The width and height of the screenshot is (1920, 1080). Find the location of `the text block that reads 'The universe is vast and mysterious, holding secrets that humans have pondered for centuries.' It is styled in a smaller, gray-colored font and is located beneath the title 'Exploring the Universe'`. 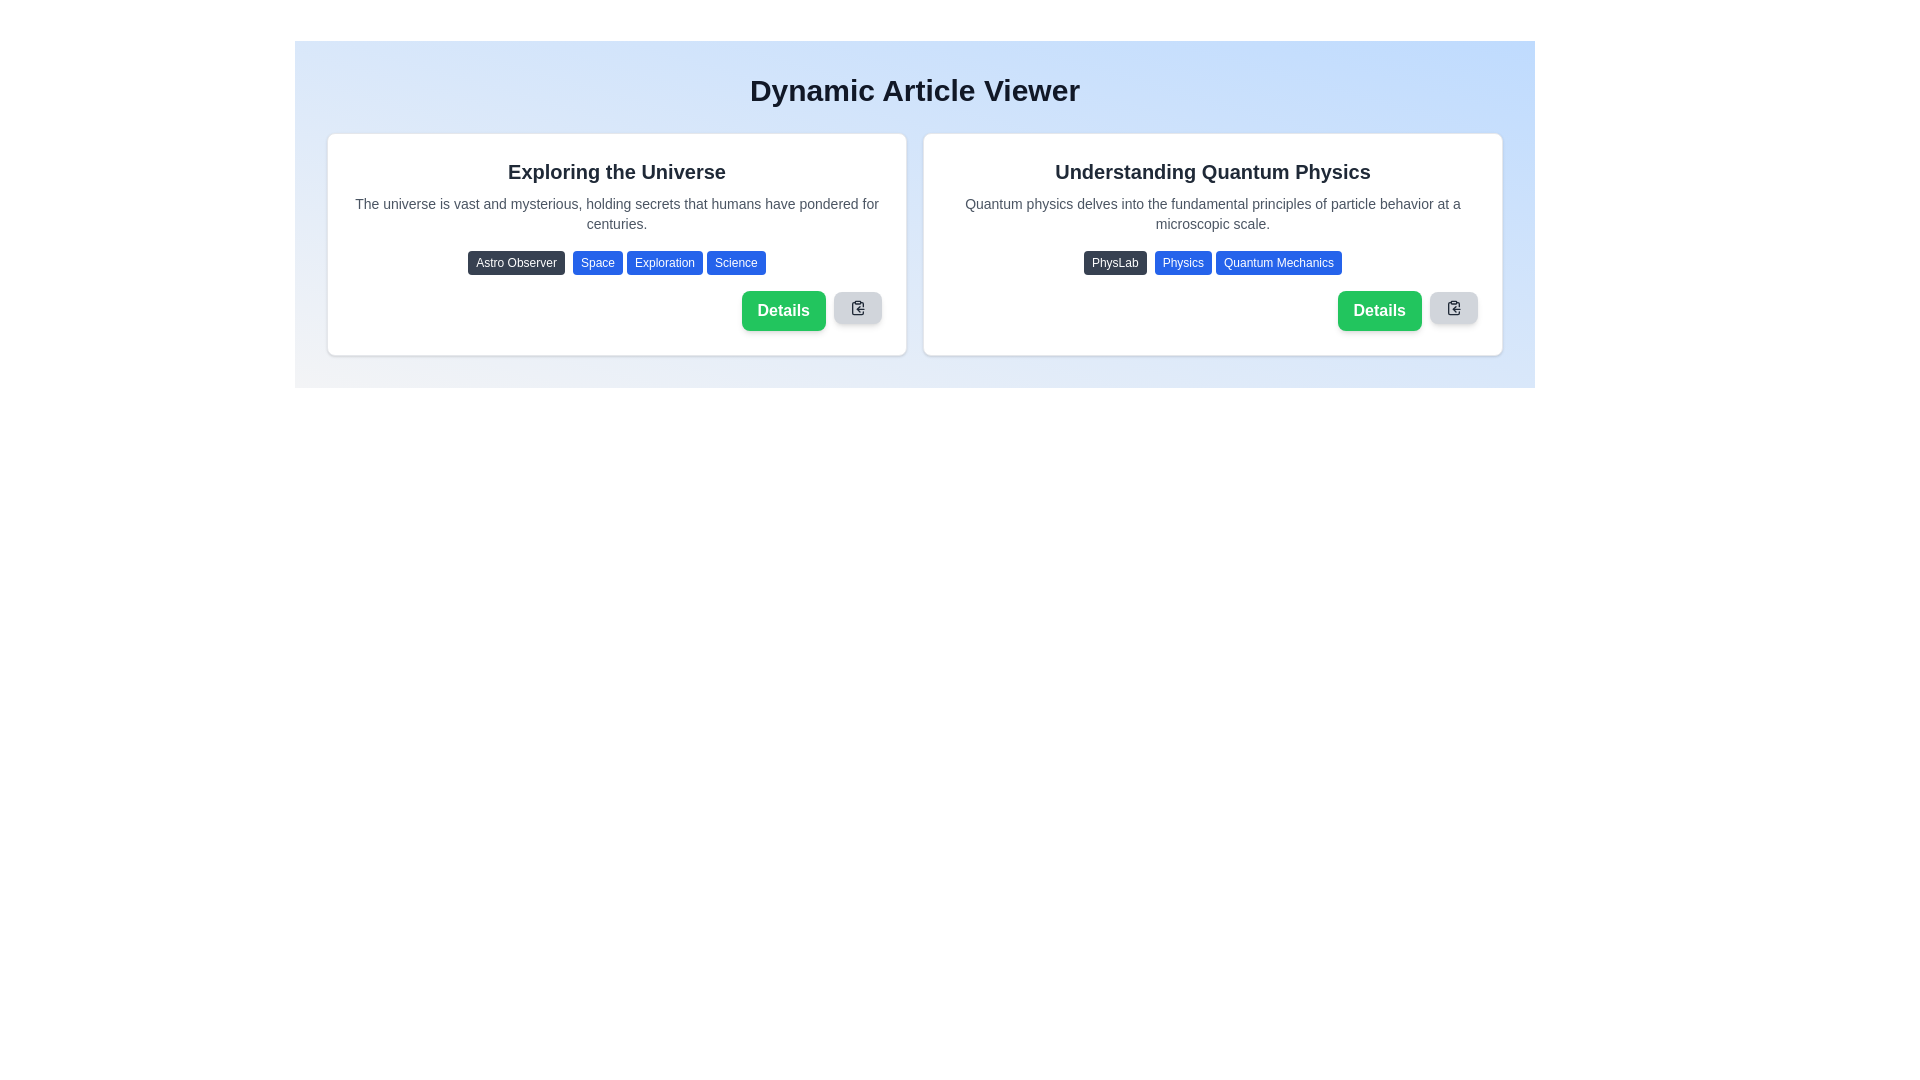

the text block that reads 'The universe is vast and mysterious, holding secrets that humans have pondered for centuries.' It is styled in a smaller, gray-colored font and is located beneath the title 'Exploring the Universe' is located at coordinates (616, 213).